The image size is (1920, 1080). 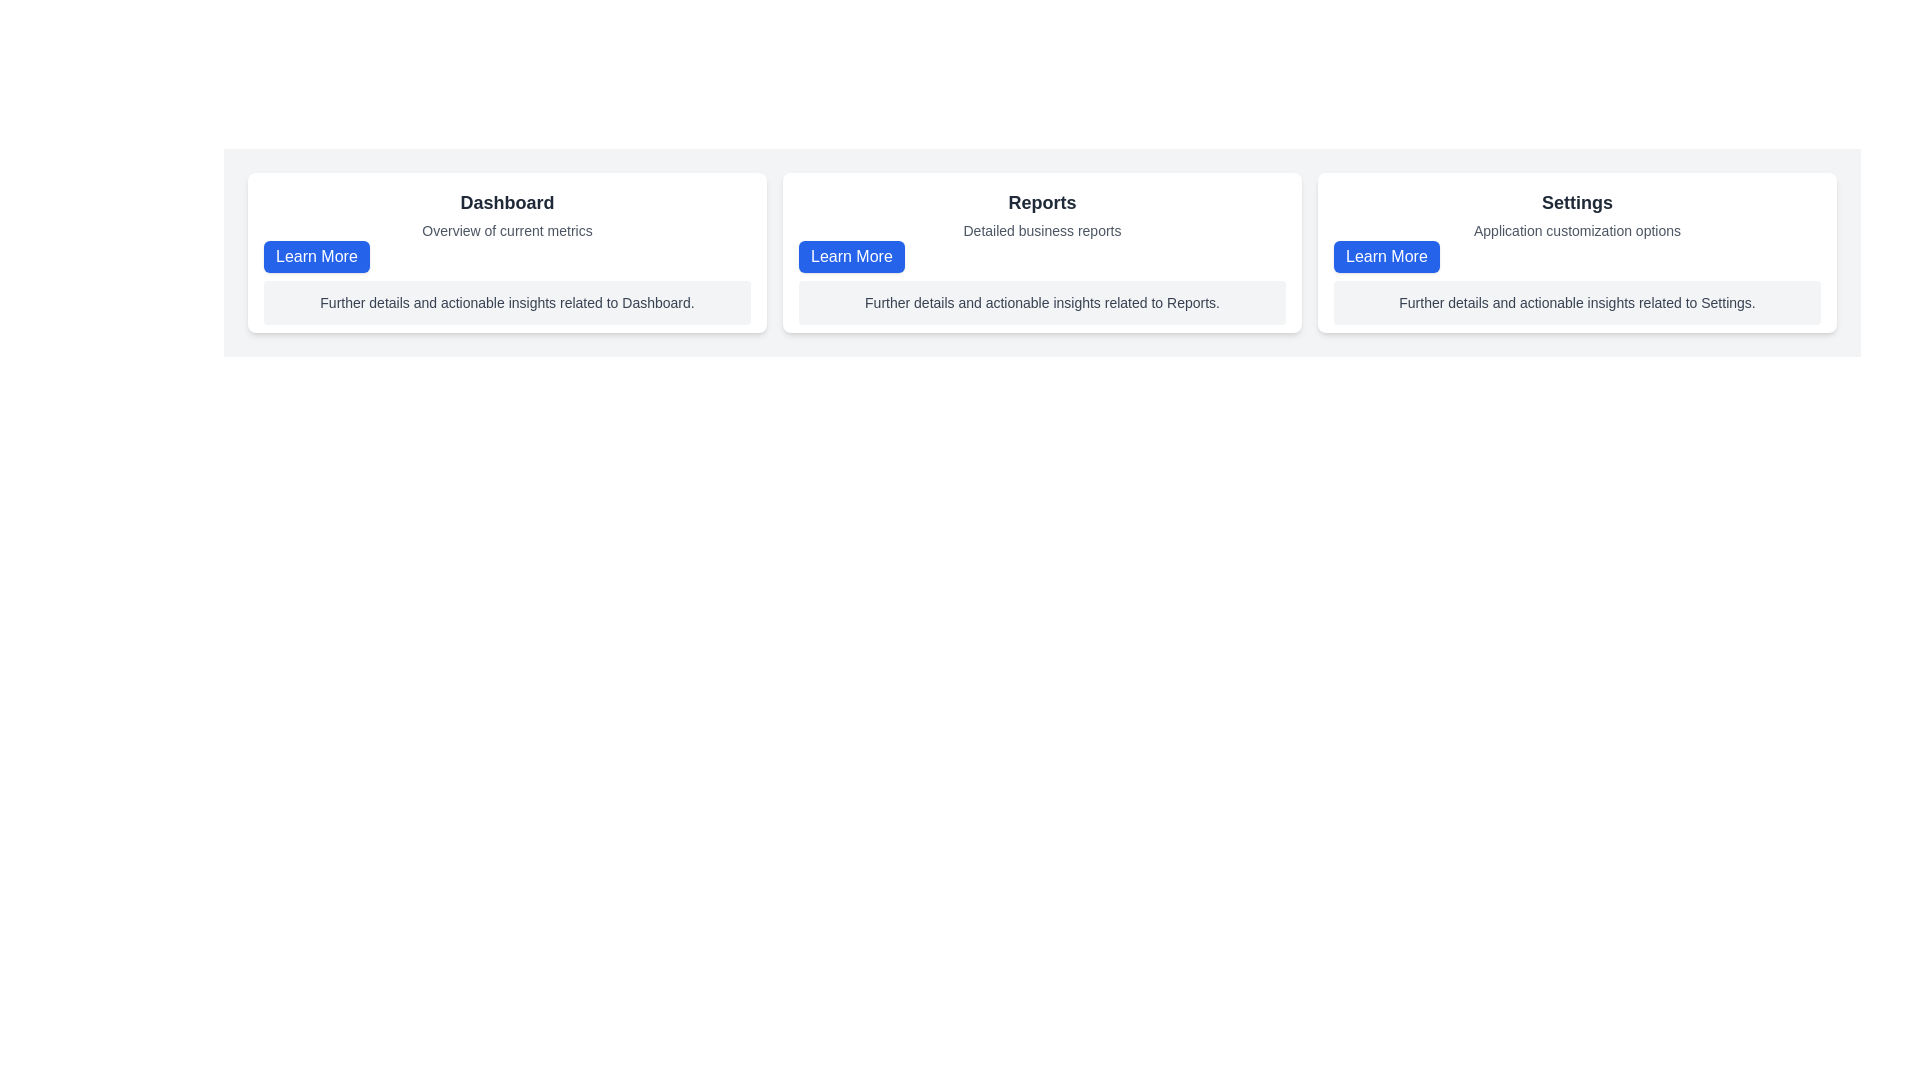 What do you see at coordinates (1041, 303) in the screenshot?
I see `the supplementary information Text label located at the bottom of the 'Reports' card, which is positioned below the 'Learn More' button and the 'Detailed business reports' subtitle` at bounding box center [1041, 303].